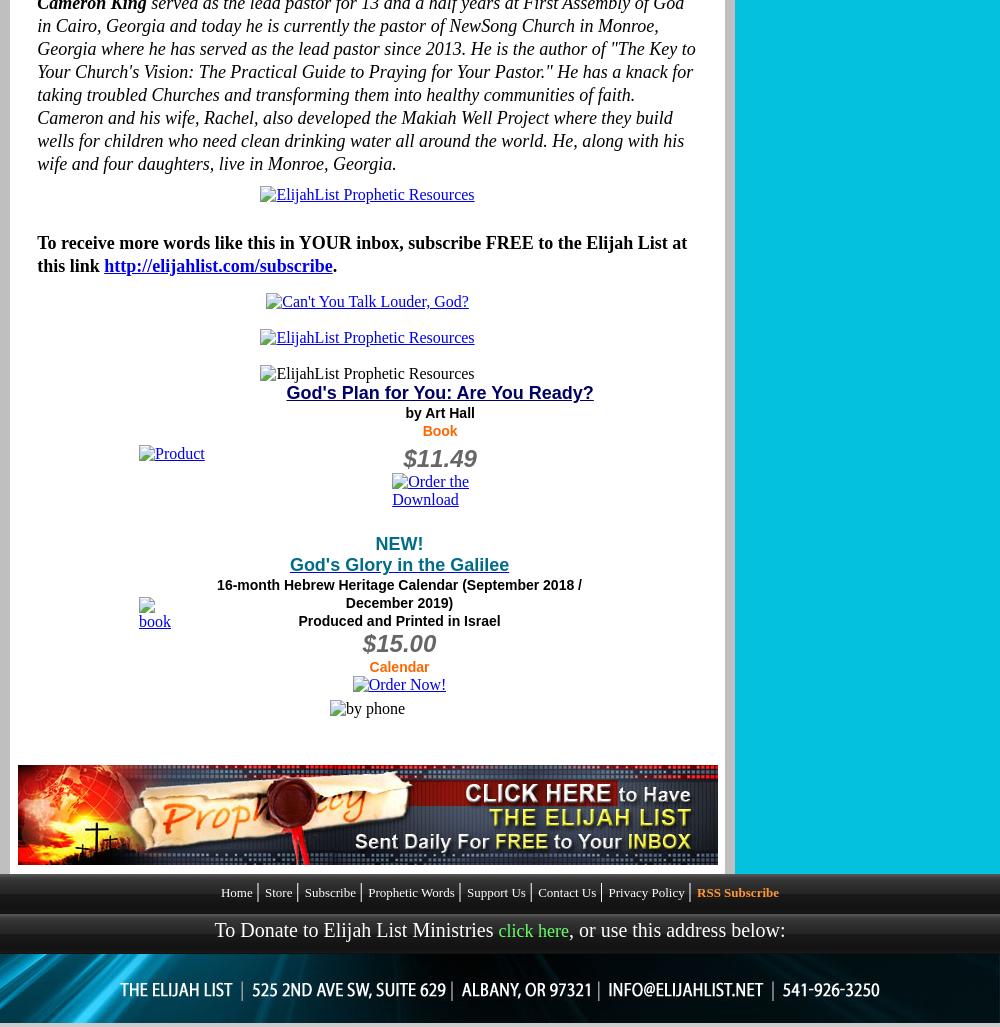 This screenshot has width=1000, height=1027. What do you see at coordinates (497, 891) in the screenshot?
I see `'Support Us'` at bounding box center [497, 891].